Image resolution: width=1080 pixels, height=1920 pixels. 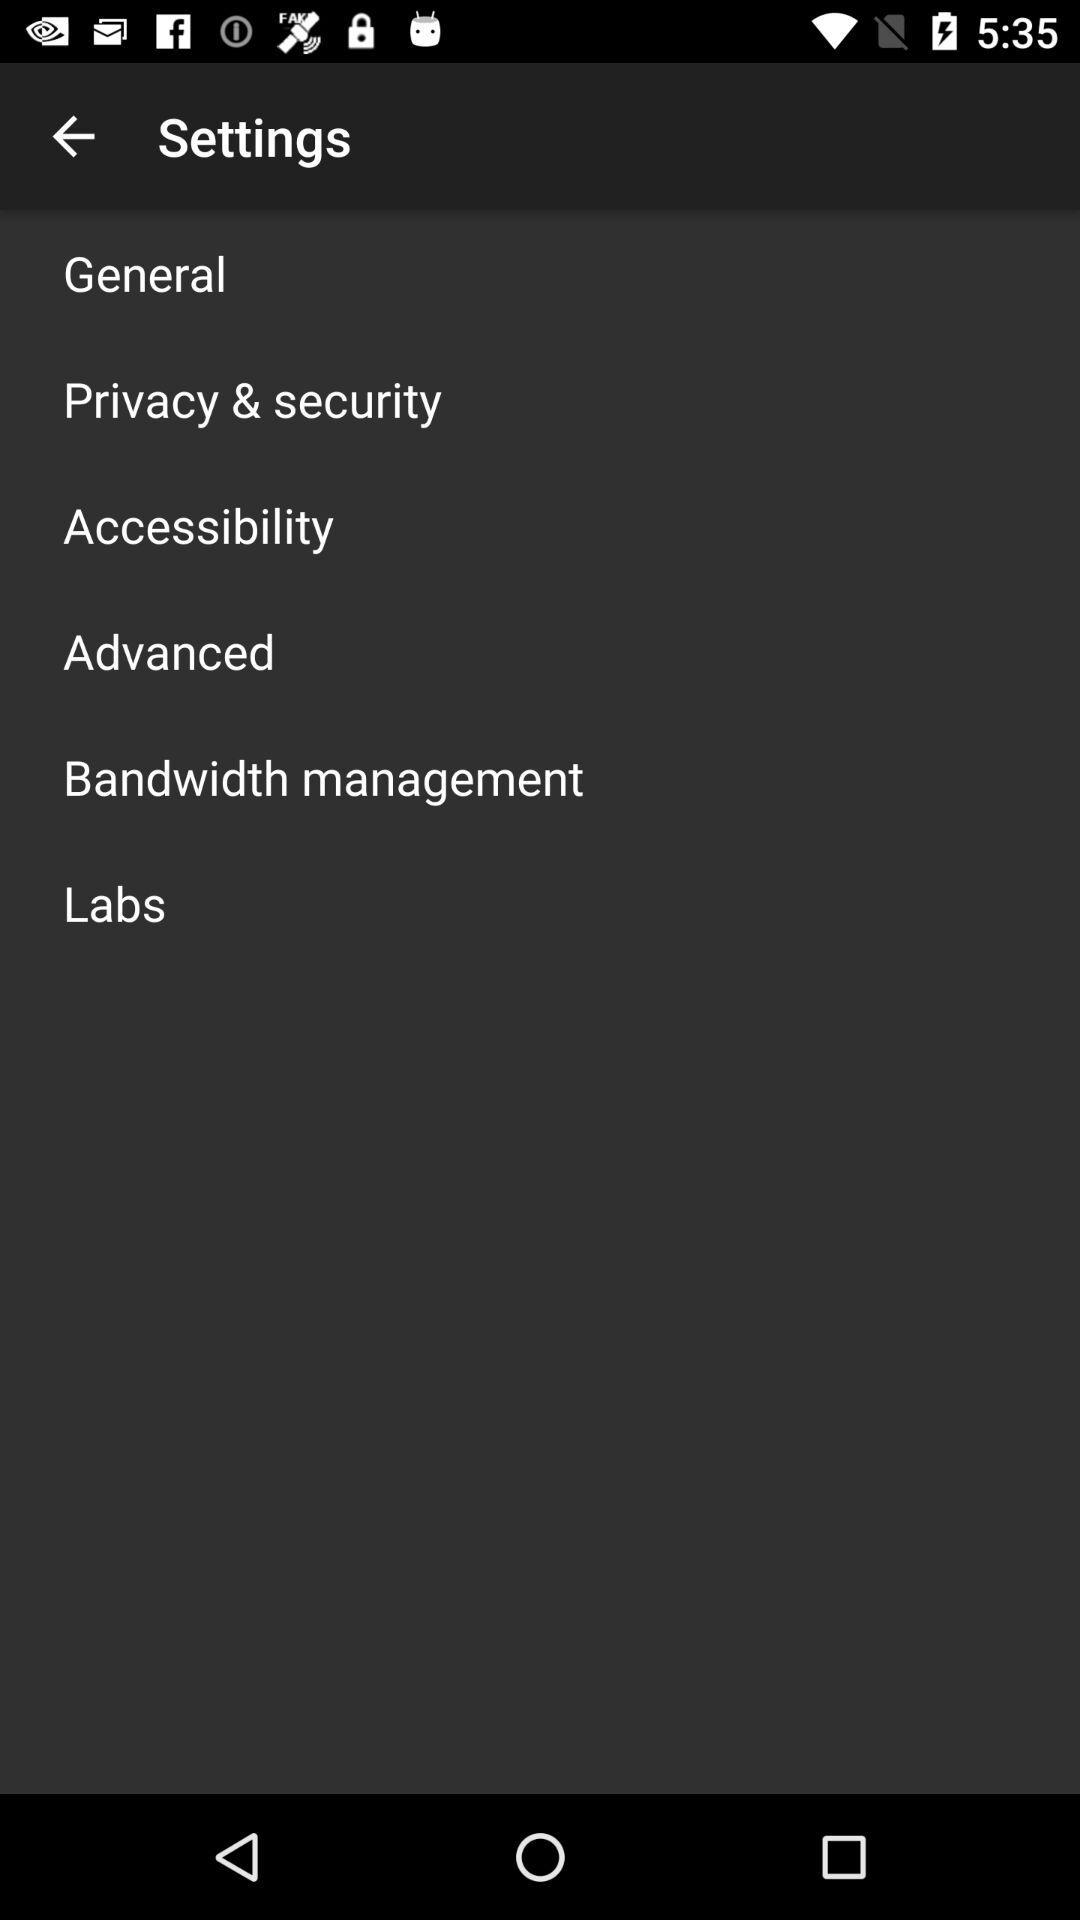 I want to click on the icon above advanced, so click(x=198, y=524).